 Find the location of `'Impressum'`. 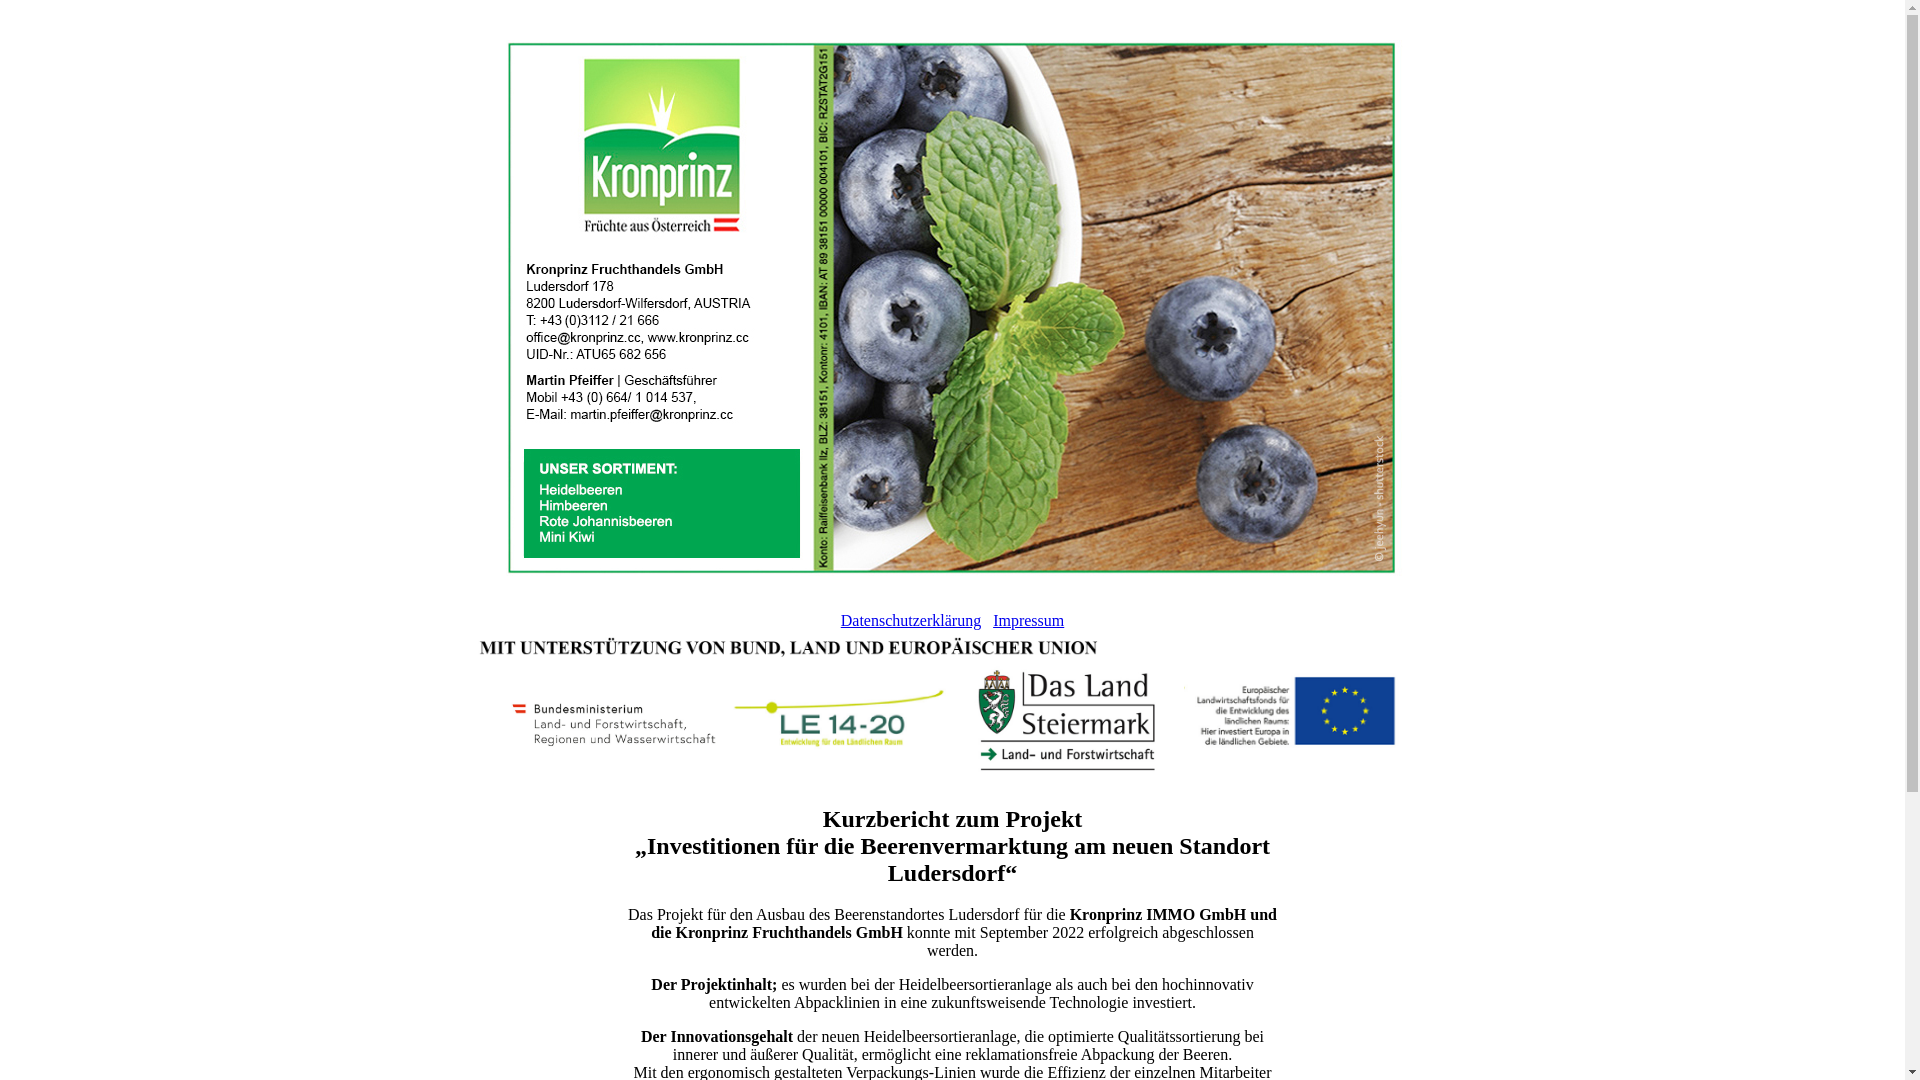

'Impressum' is located at coordinates (1028, 619).